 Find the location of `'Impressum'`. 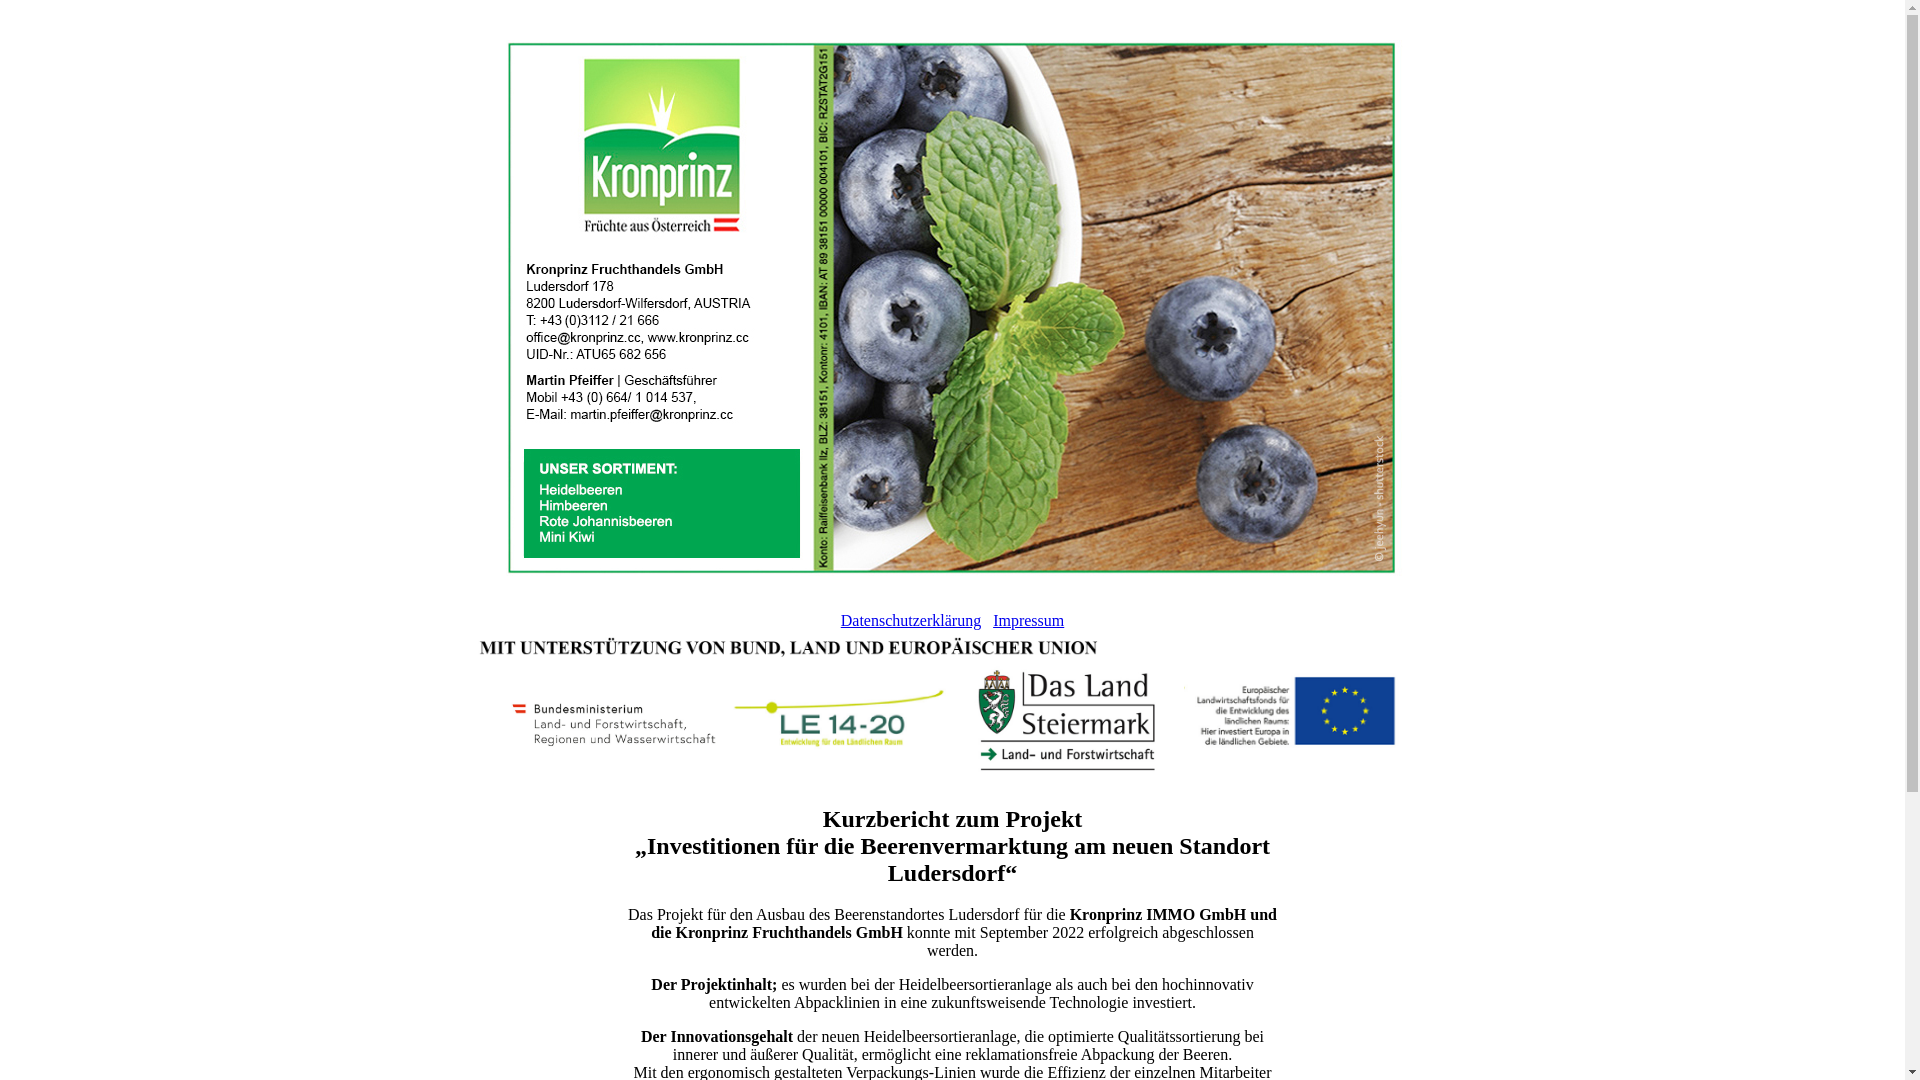

'Impressum' is located at coordinates (1028, 619).